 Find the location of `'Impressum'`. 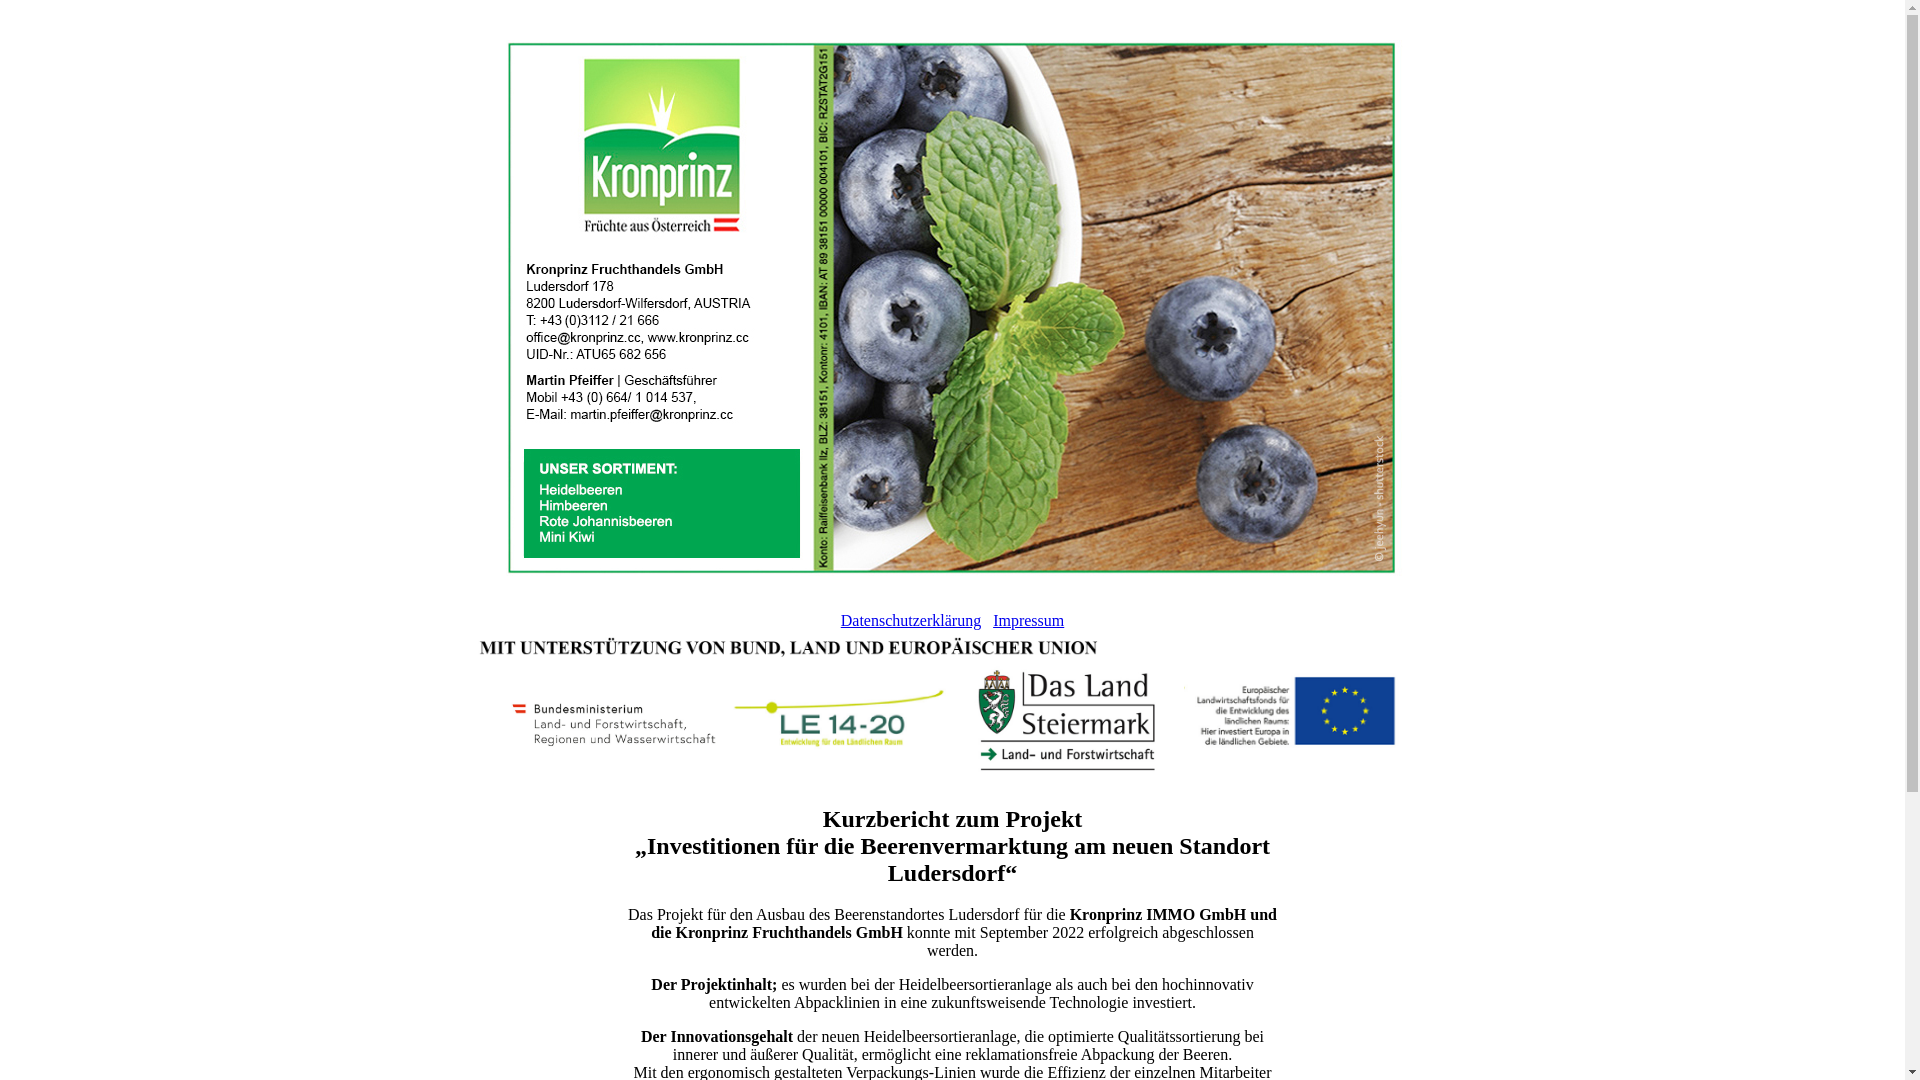

'Impressum' is located at coordinates (1028, 619).